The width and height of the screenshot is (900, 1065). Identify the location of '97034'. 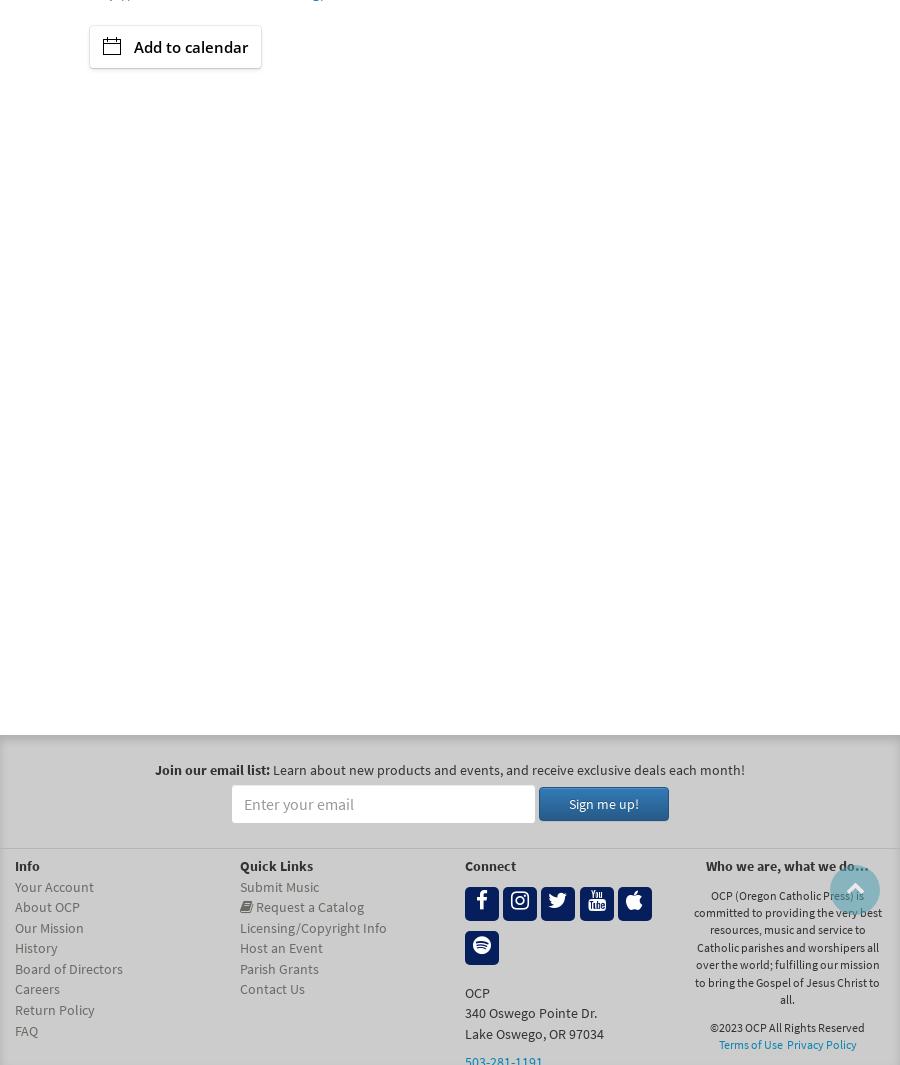
(568, 1033).